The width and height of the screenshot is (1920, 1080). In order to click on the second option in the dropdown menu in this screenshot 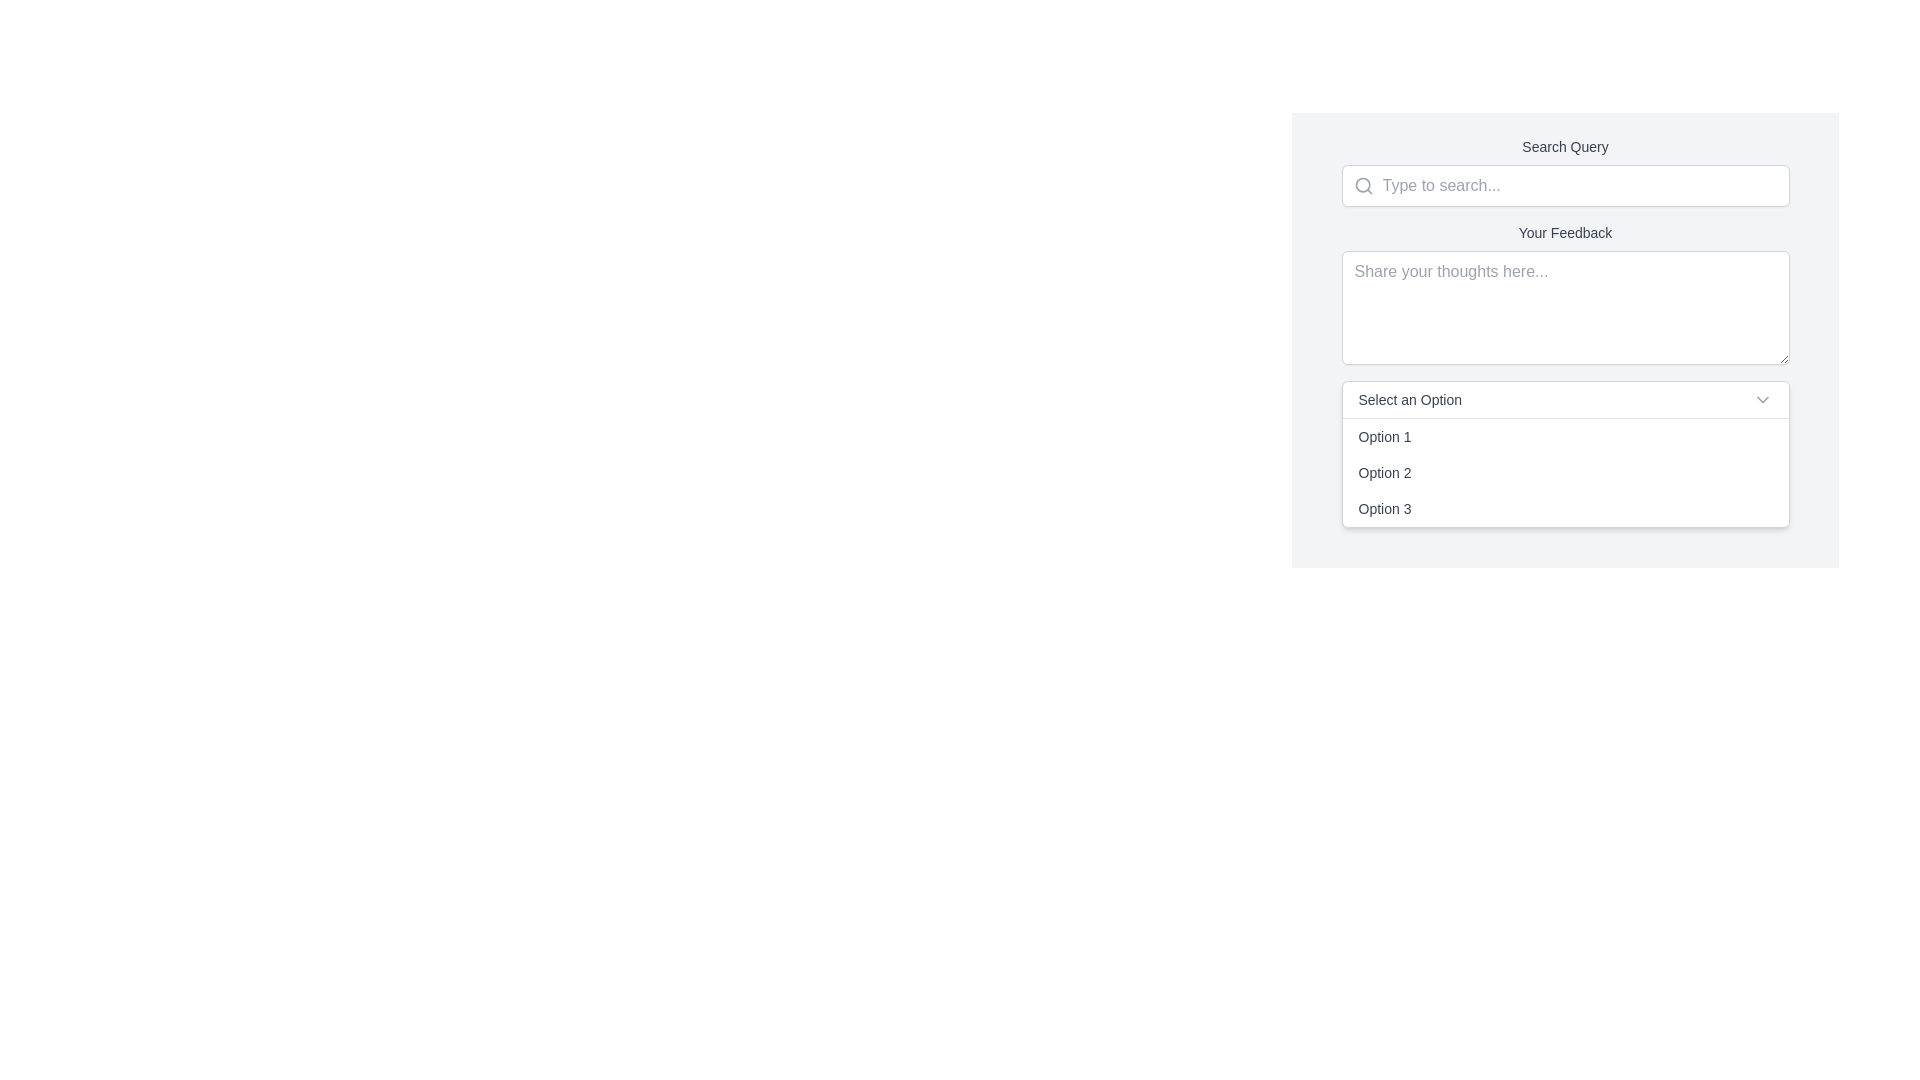, I will do `click(1564, 473)`.